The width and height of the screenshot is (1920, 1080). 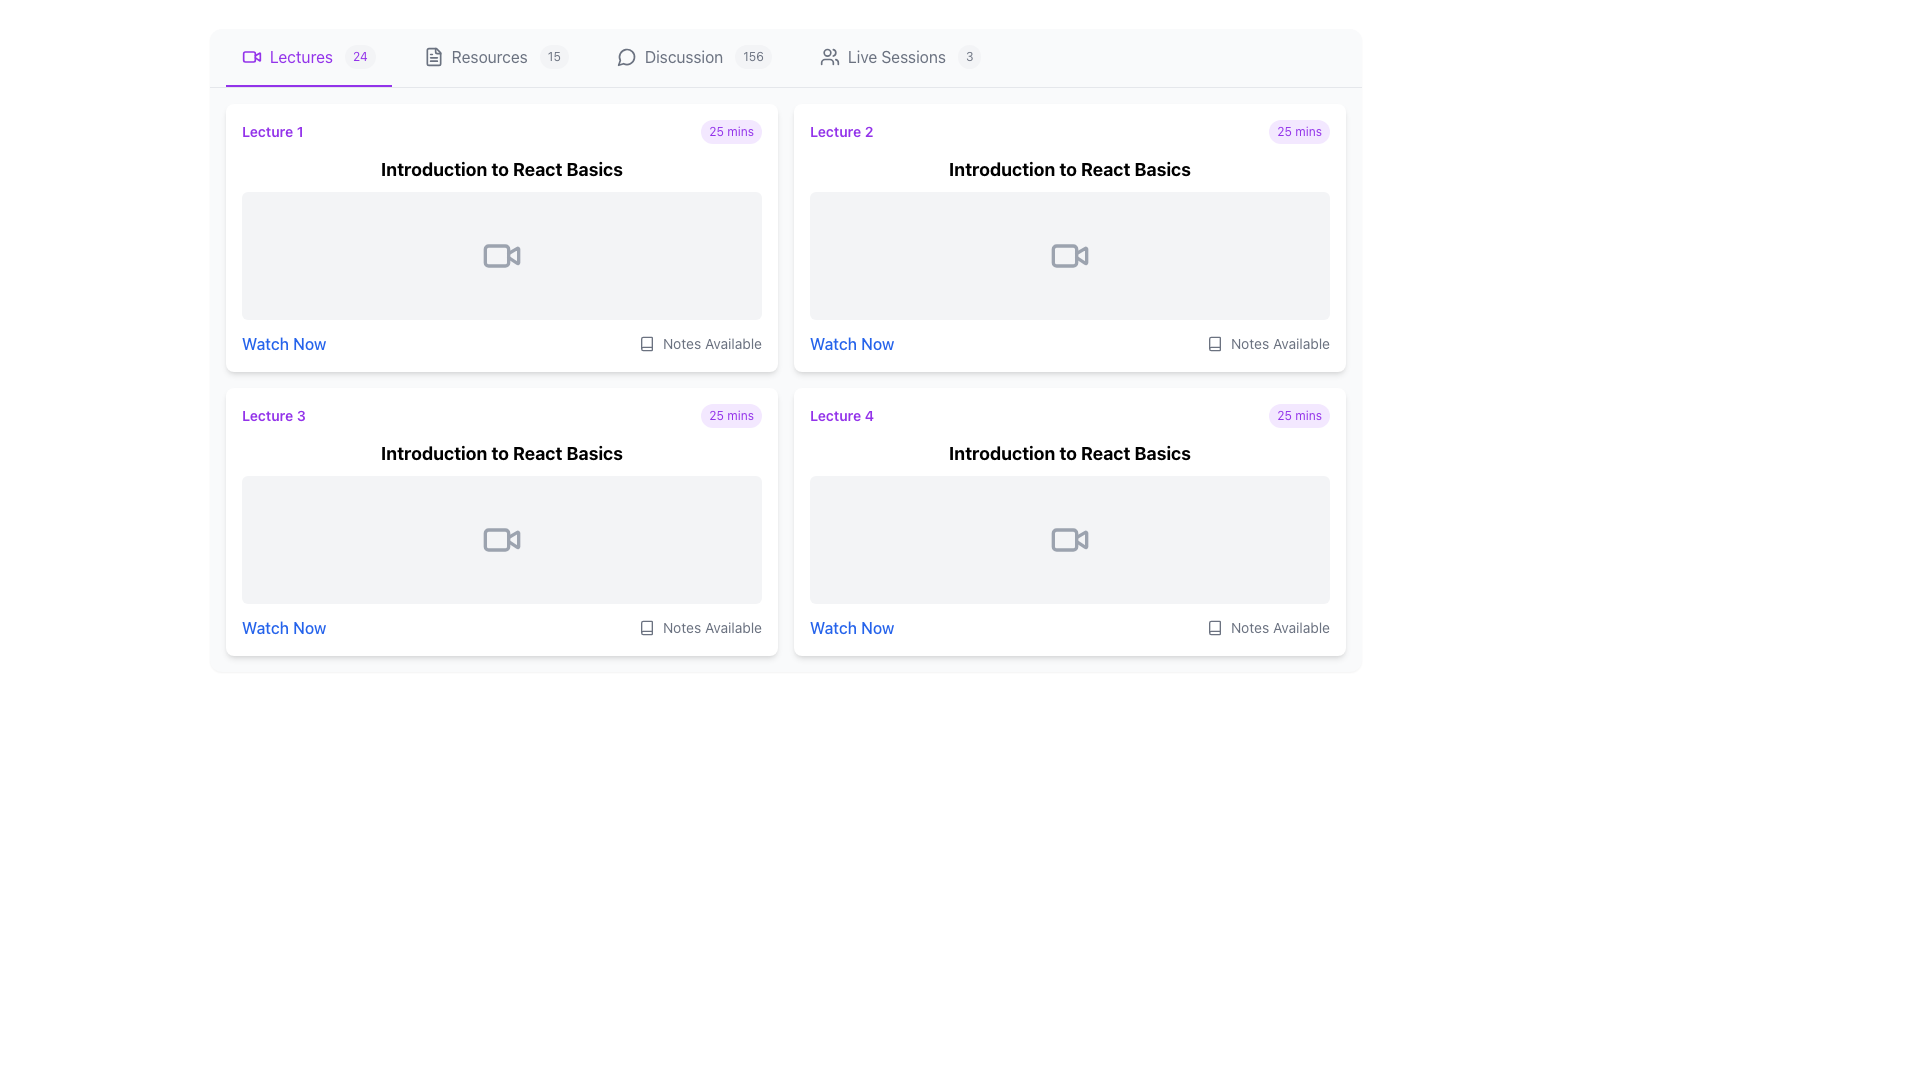 I want to click on the notes icon located to the left of the 'Notes Available' text in the bottom-left section of the grid layout, so click(x=647, y=627).